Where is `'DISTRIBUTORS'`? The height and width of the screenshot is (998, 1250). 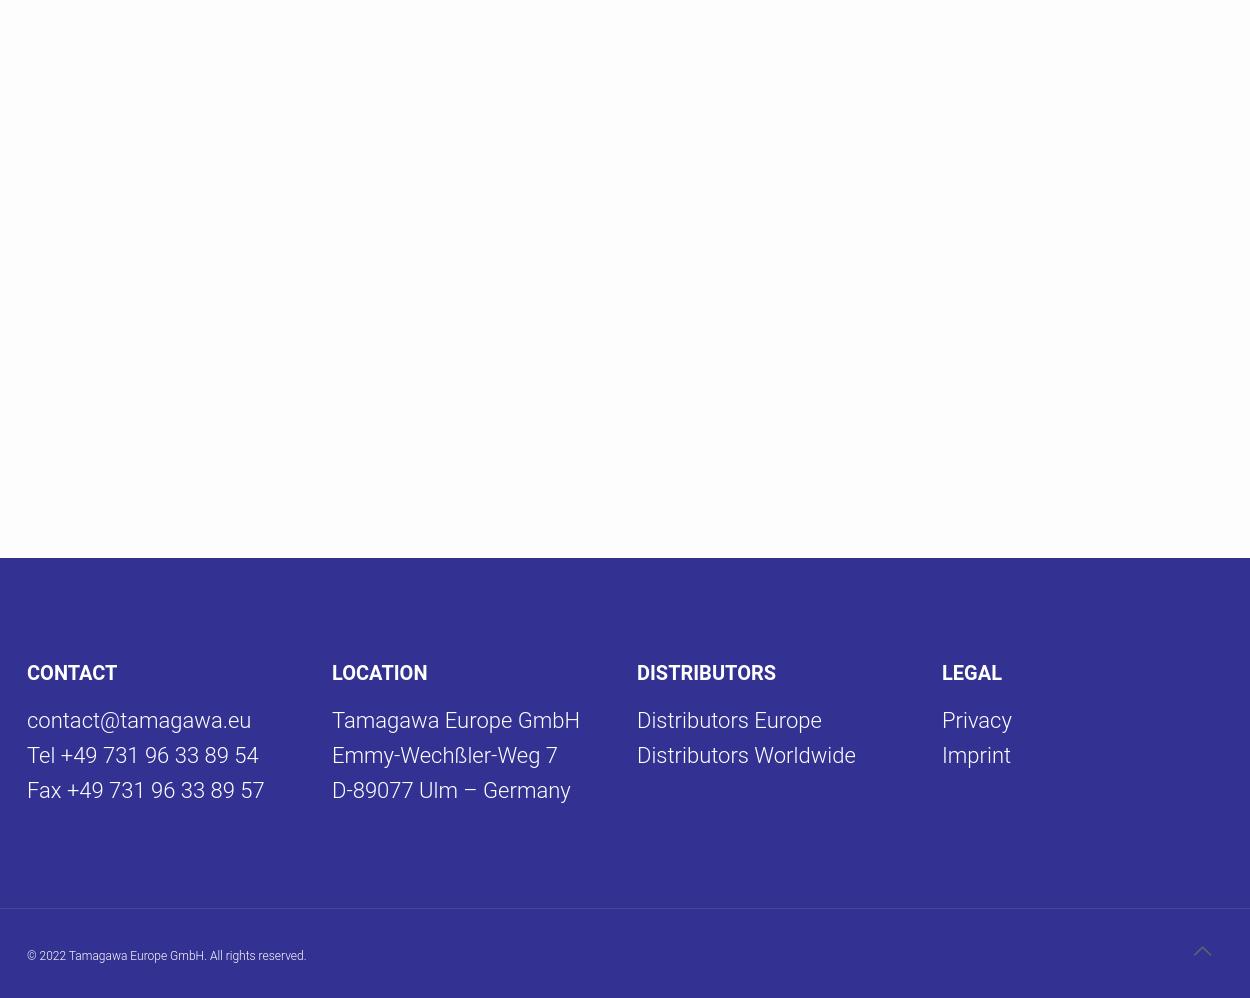 'DISTRIBUTORS' is located at coordinates (705, 671).